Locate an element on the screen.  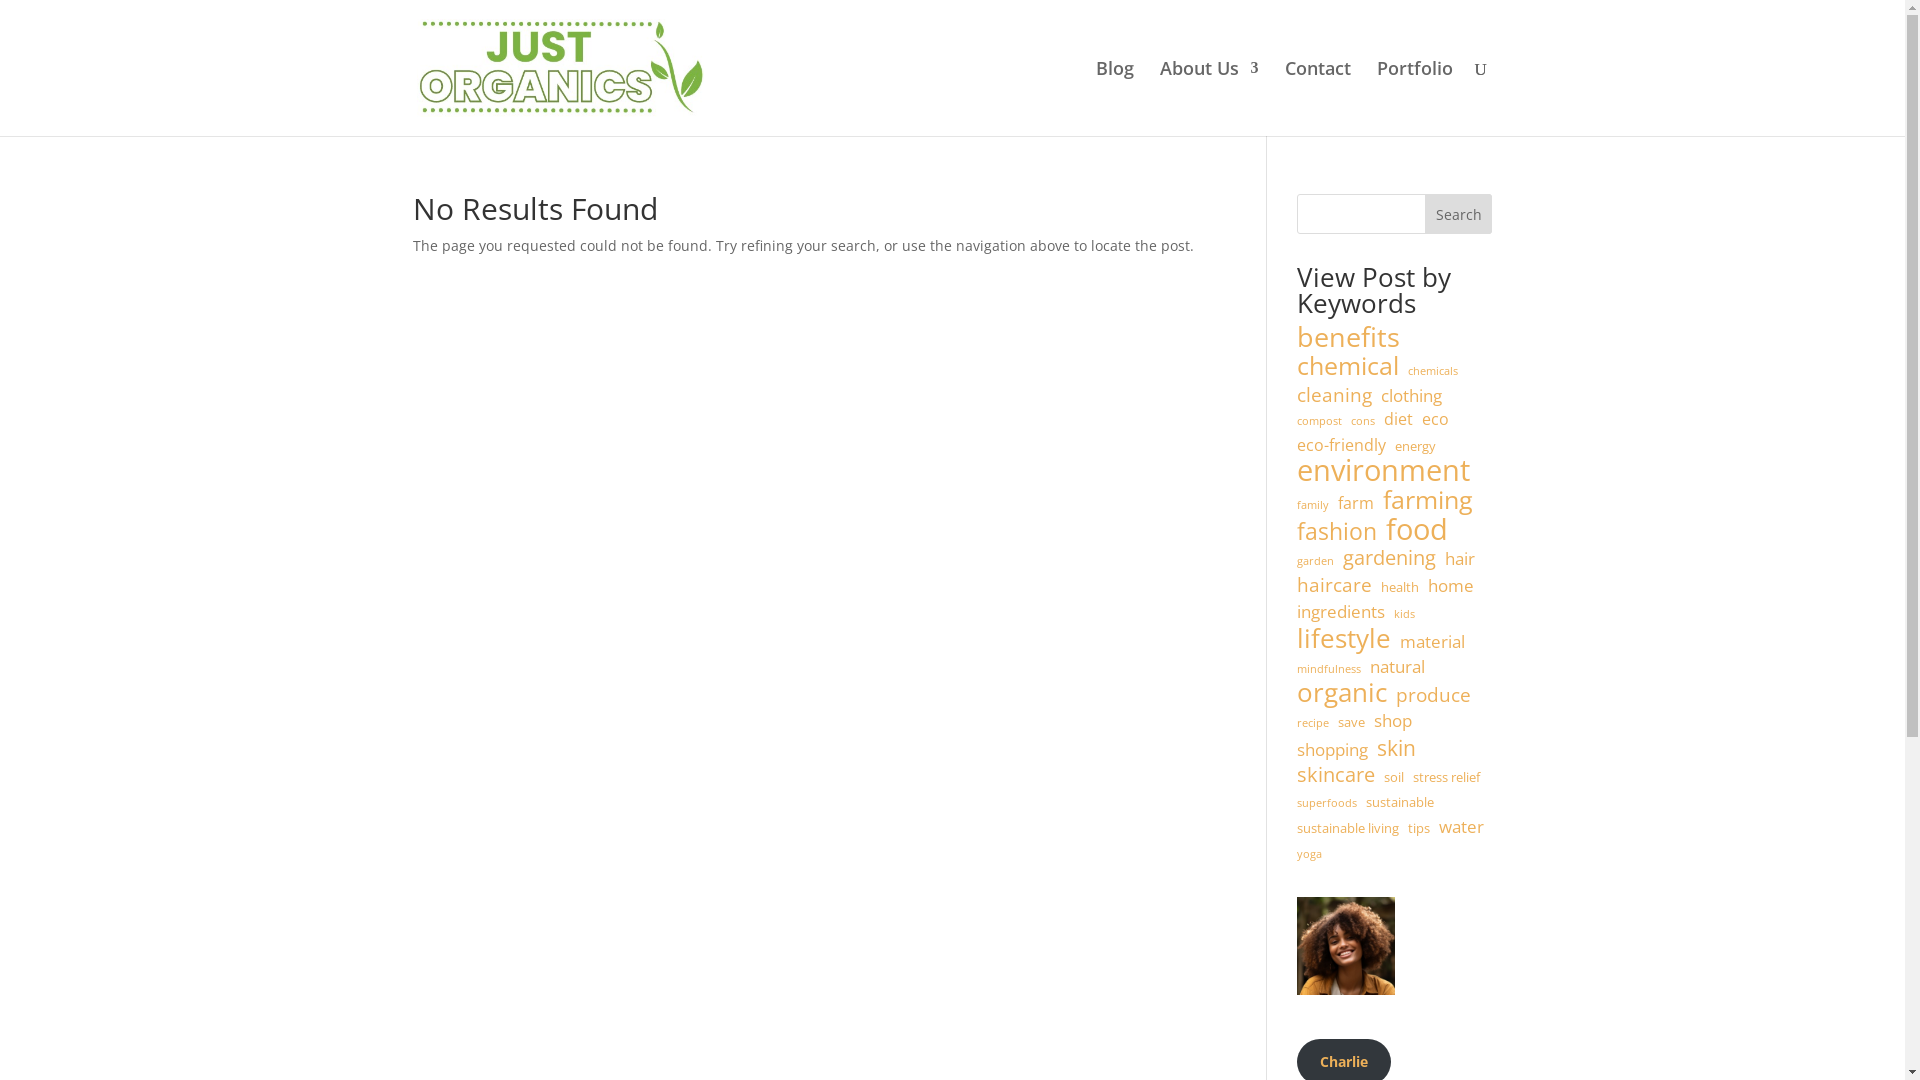
'environment' is located at coordinates (1382, 470).